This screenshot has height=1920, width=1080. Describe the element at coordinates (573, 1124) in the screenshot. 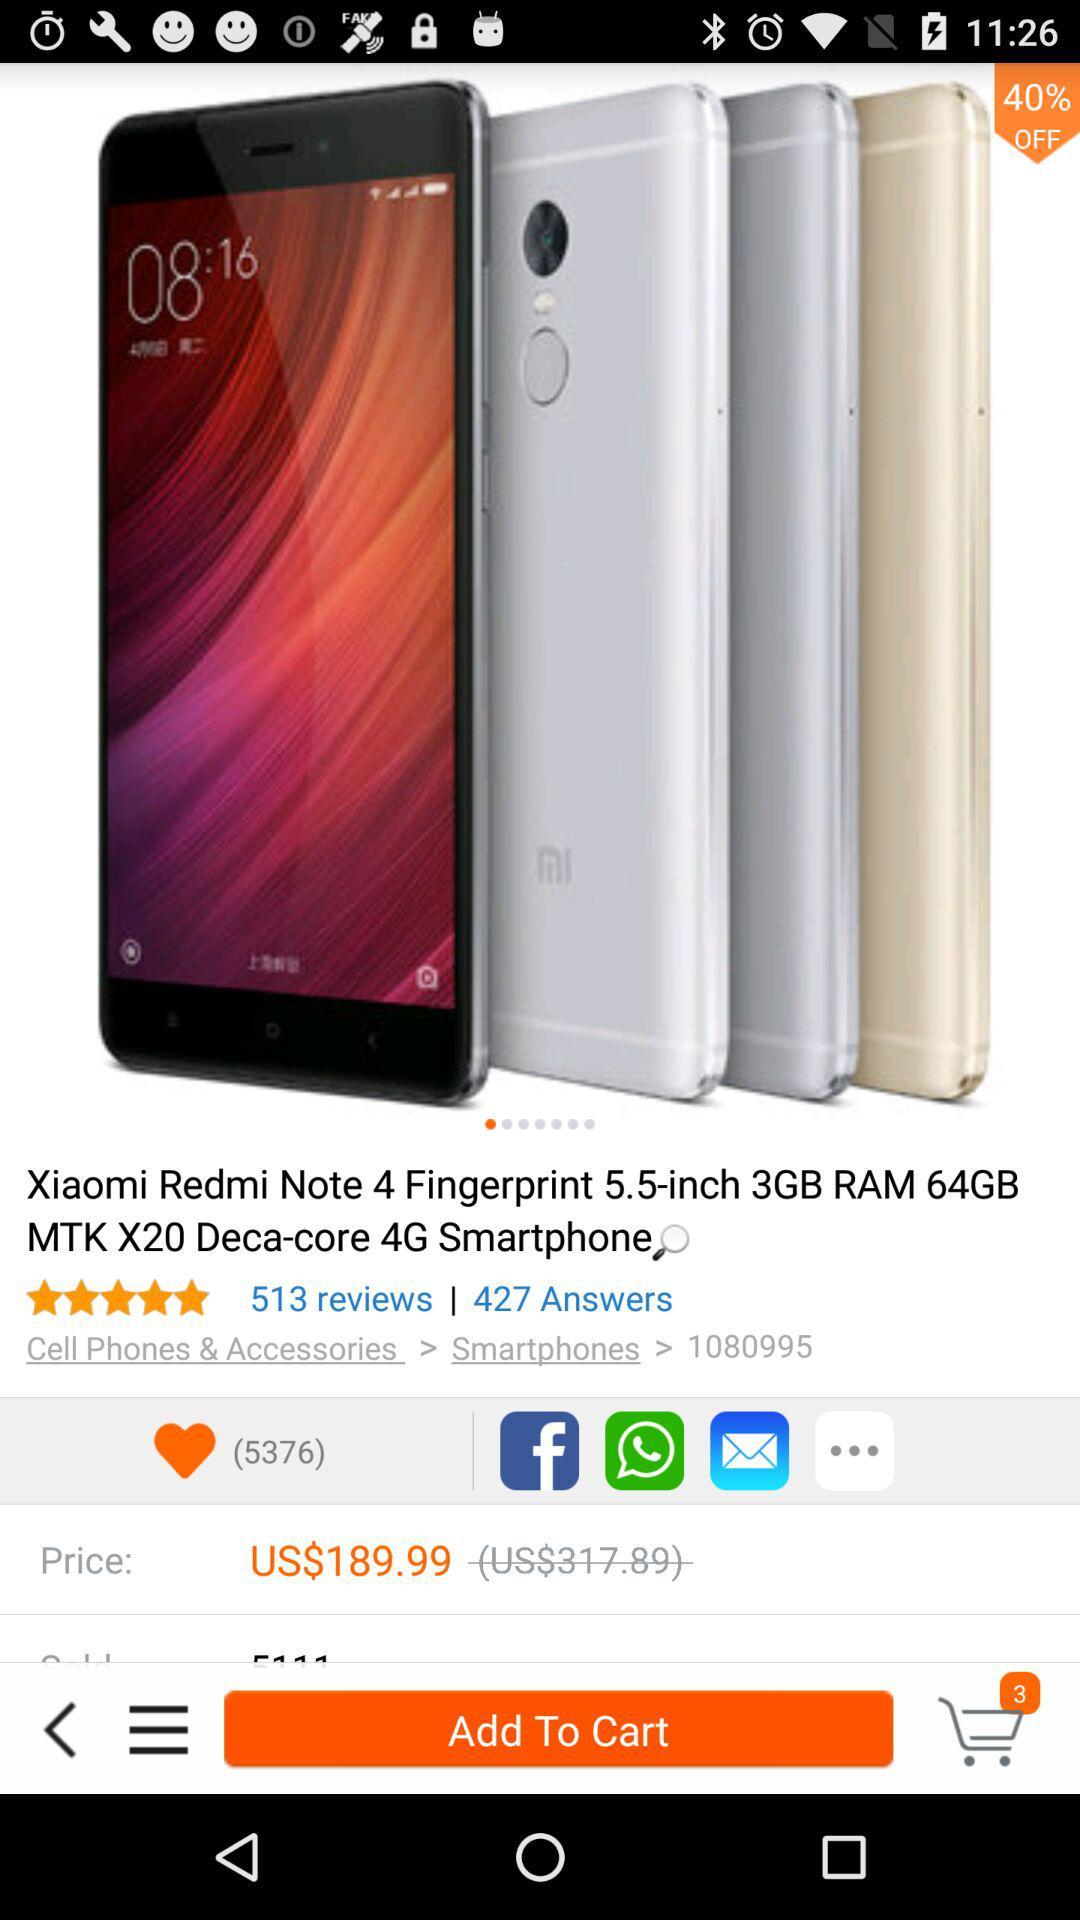

I see `android photo or linup saying go to the next page` at that location.